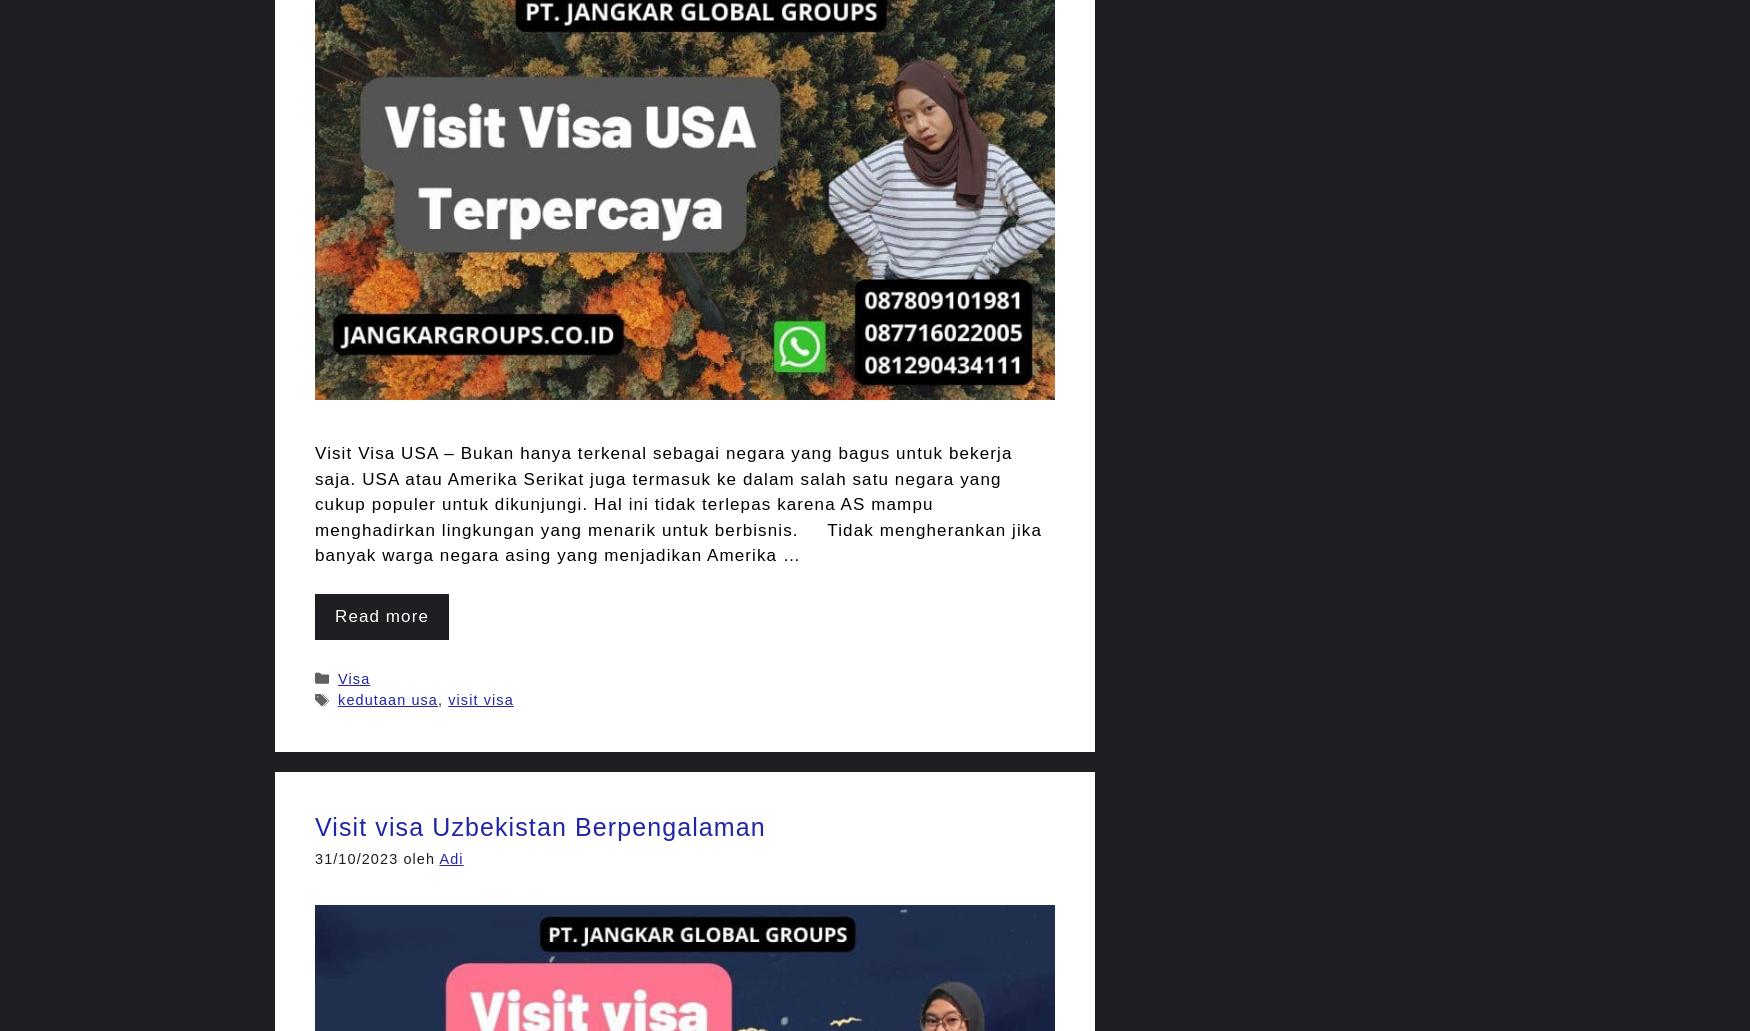  What do you see at coordinates (450, 859) in the screenshot?
I see `'Adi'` at bounding box center [450, 859].